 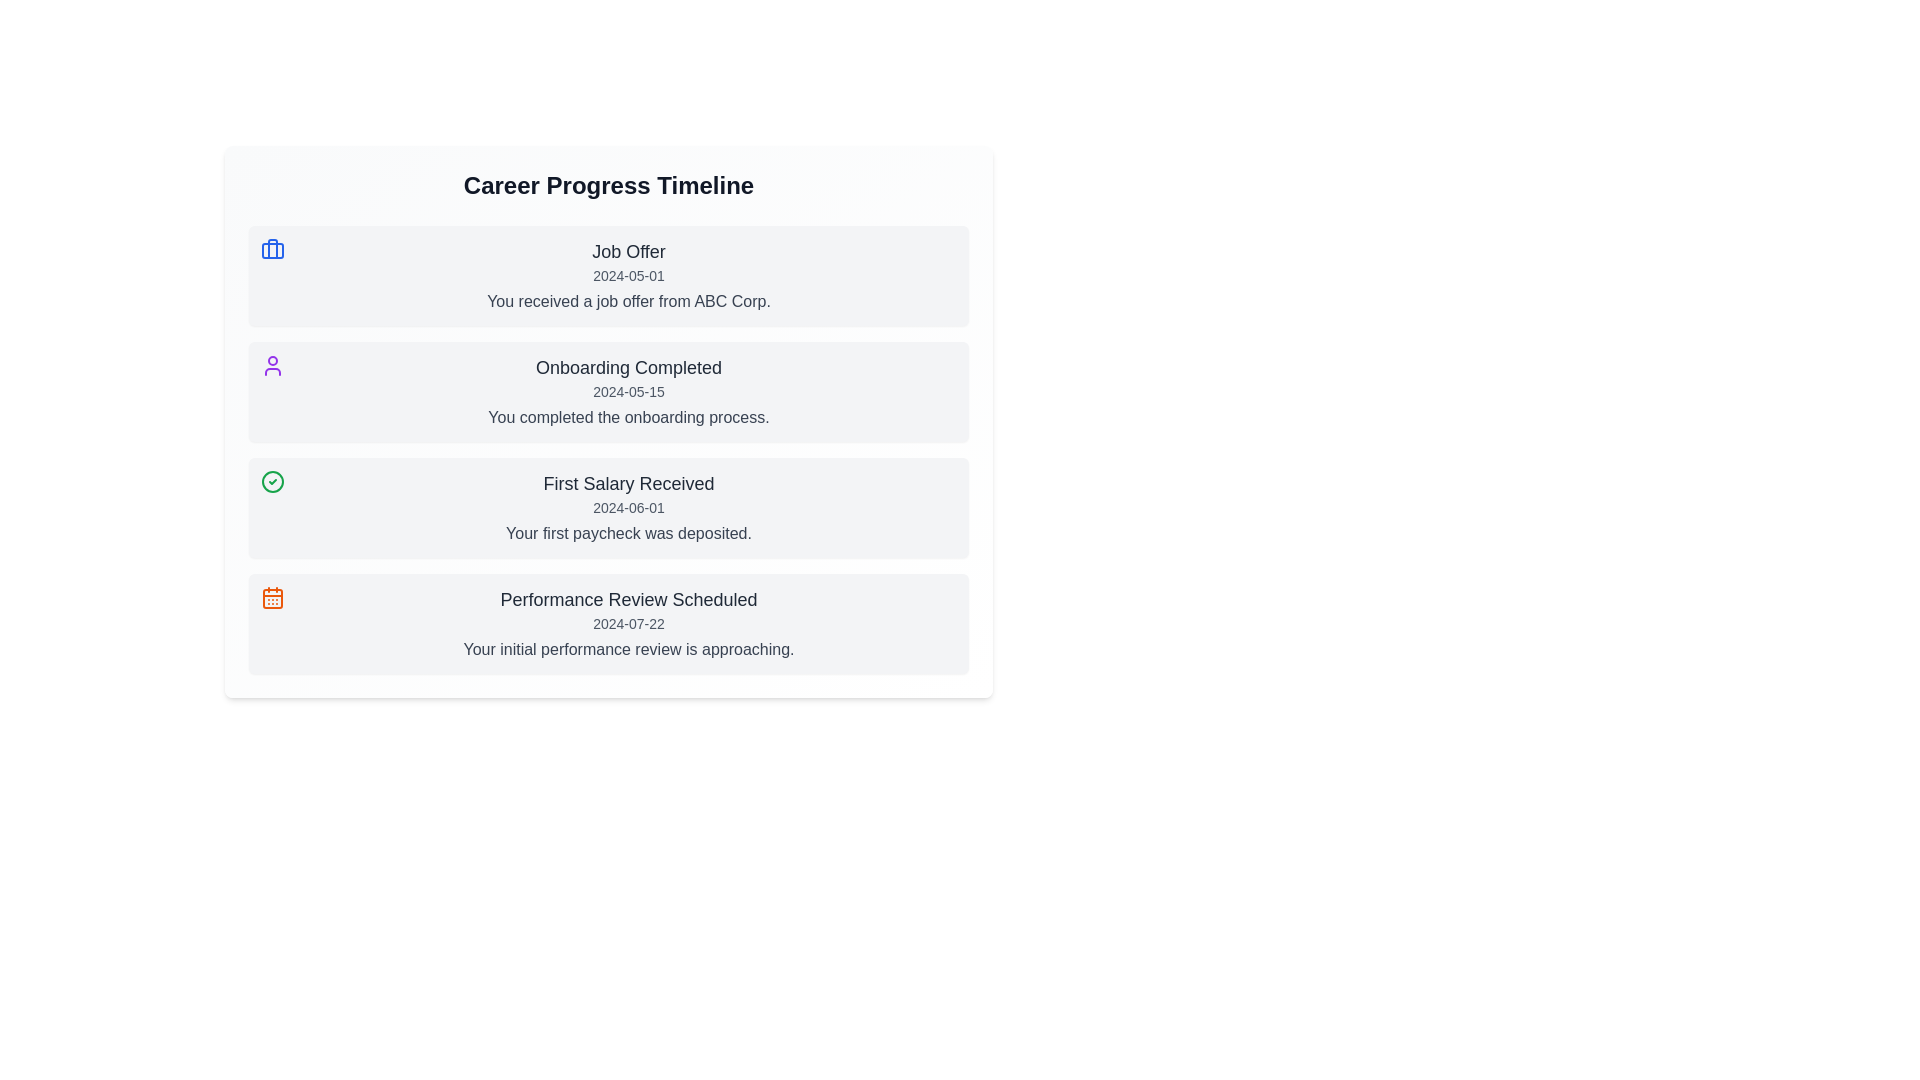 I want to click on the purple user icon representing the onboarding completion, located at the left side of the row labeled 'Onboarding Completed', so click(x=272, y=366).